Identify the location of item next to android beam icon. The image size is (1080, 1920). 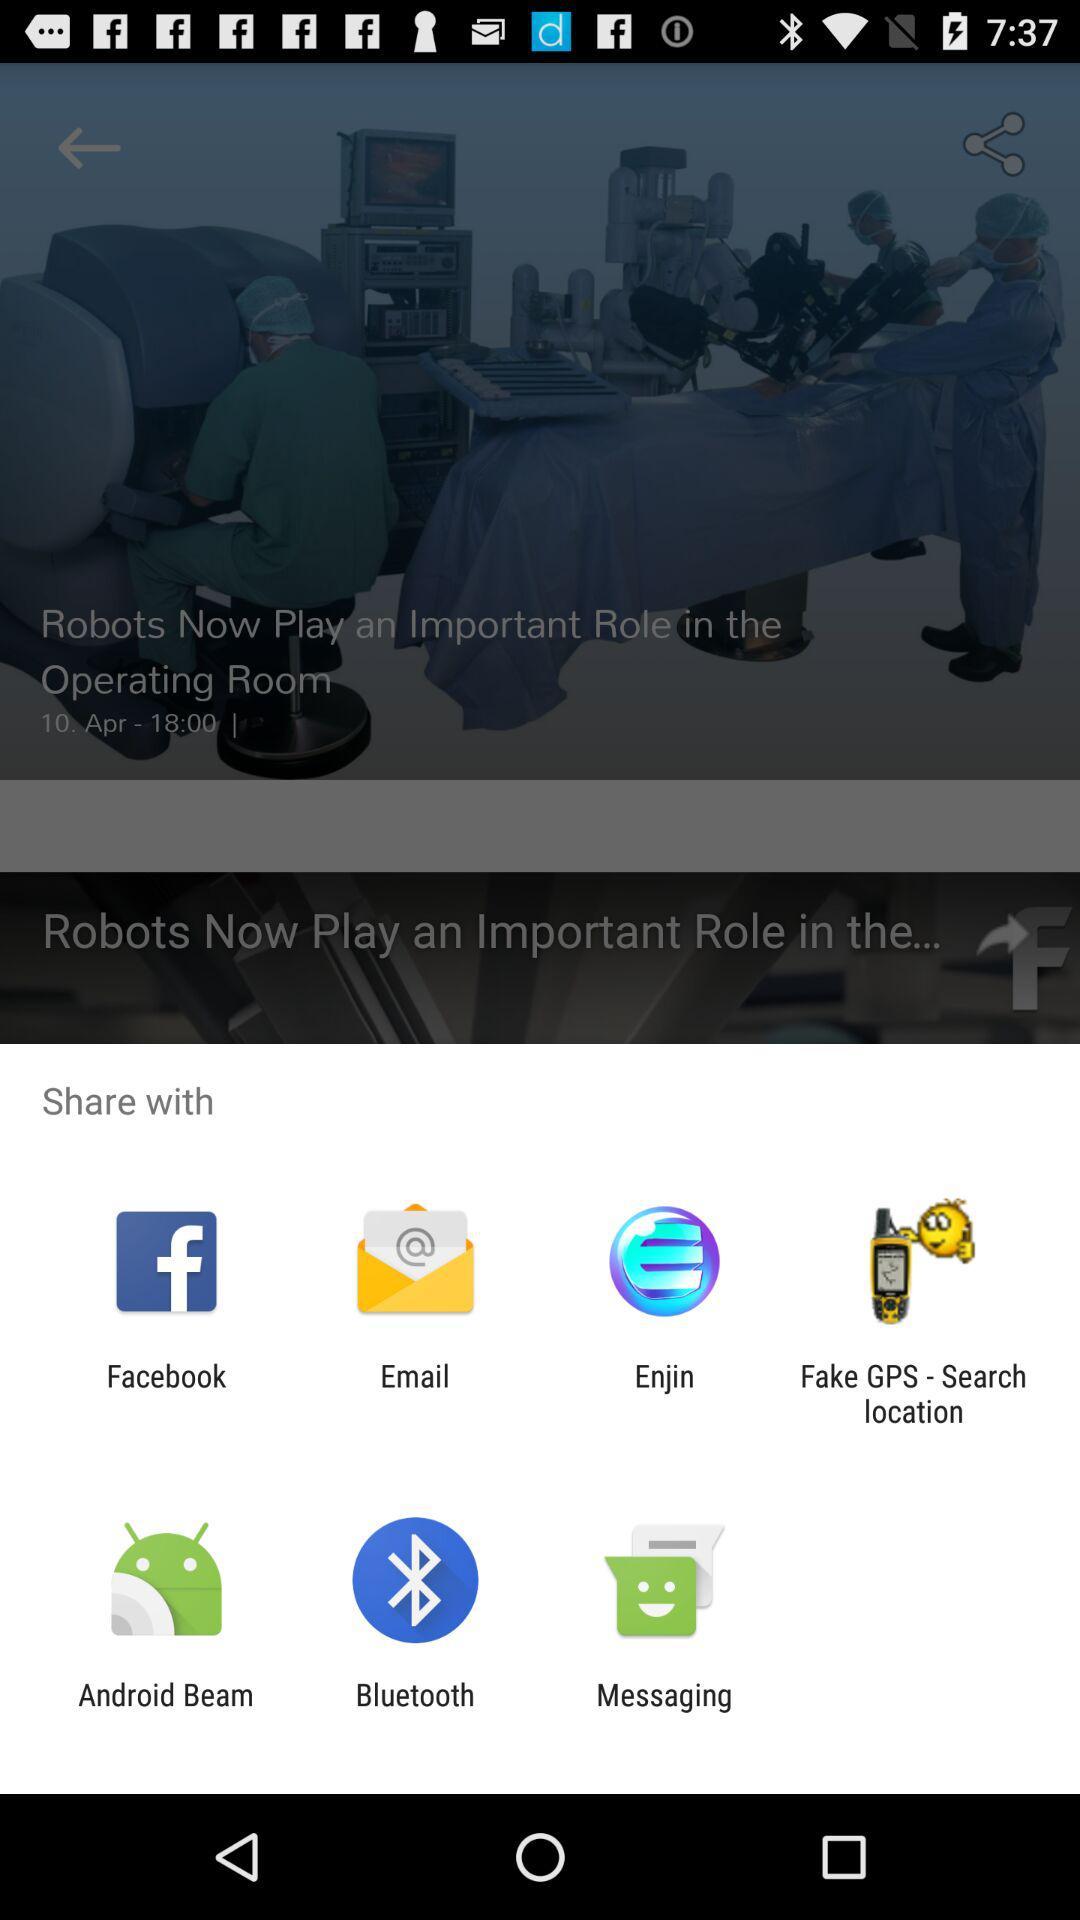
(414, 1711).